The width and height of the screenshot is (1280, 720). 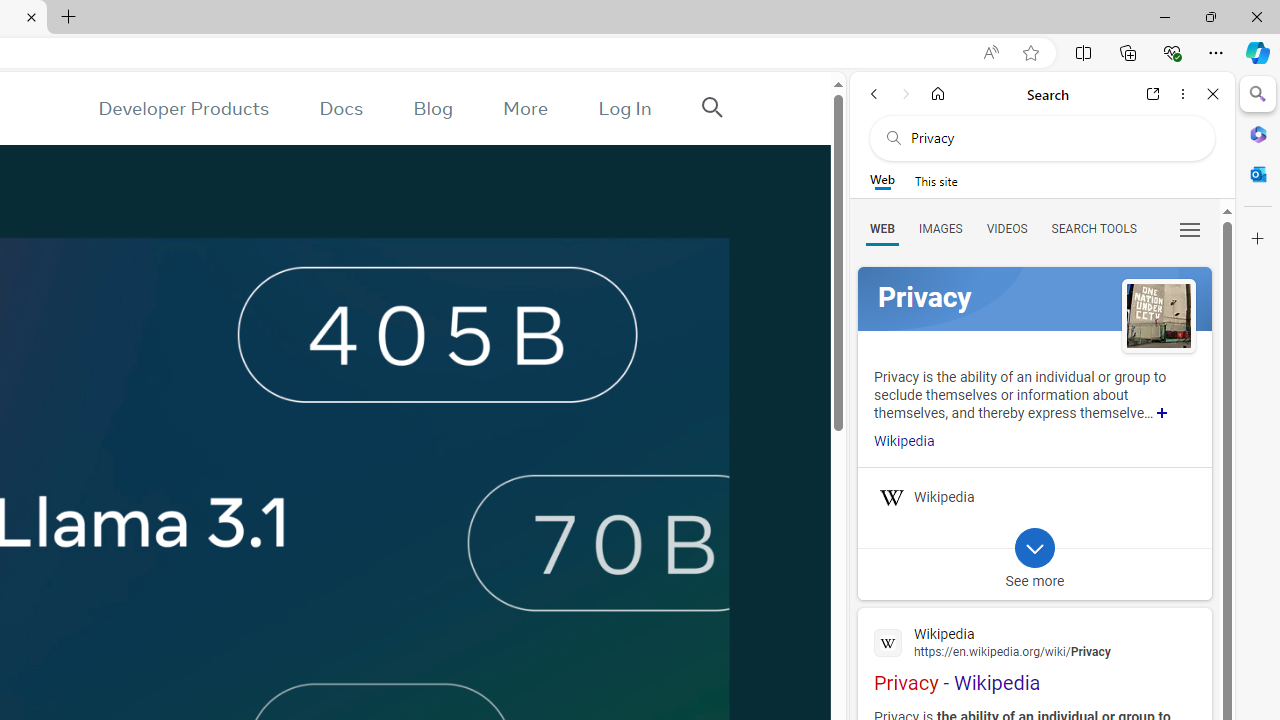 I want to click on 'Outlook', so click(x=1257, y=173).